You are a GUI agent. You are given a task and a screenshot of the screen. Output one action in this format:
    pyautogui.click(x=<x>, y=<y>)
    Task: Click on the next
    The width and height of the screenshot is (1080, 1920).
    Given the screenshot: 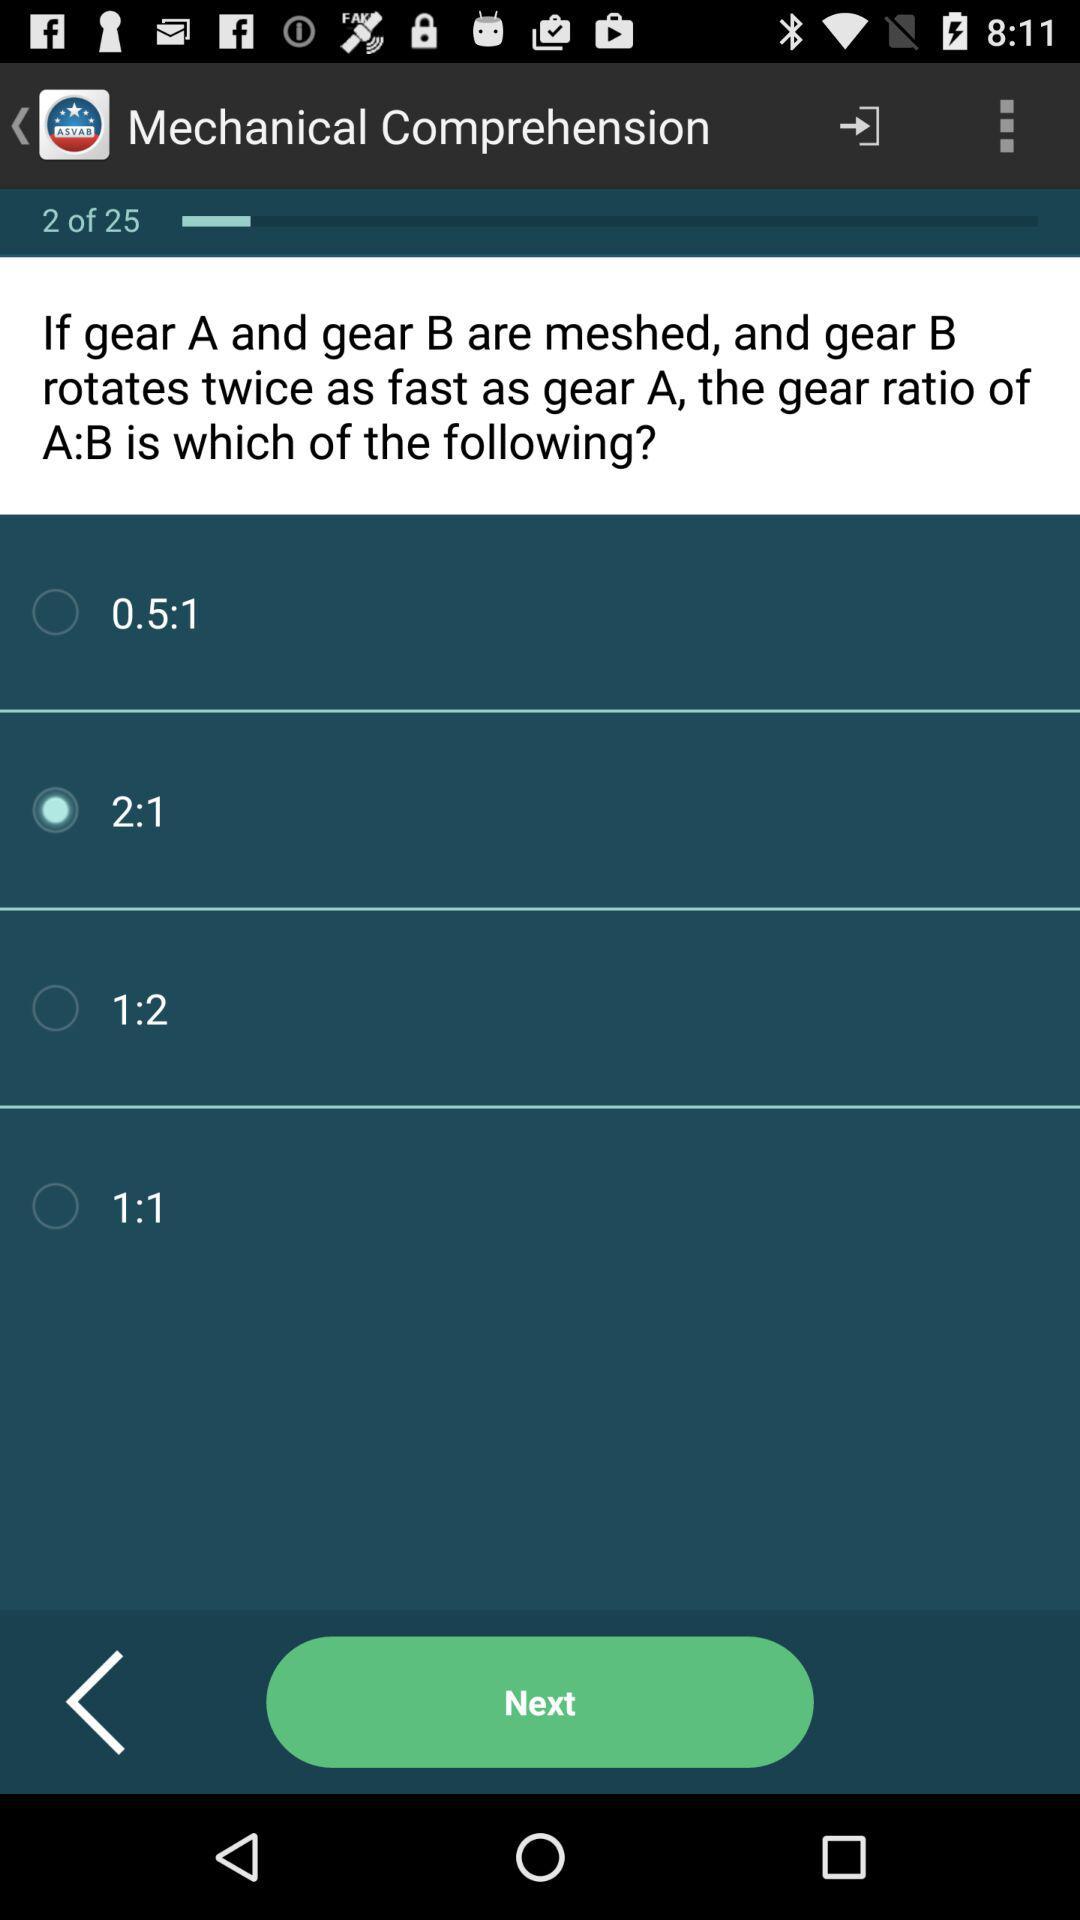 What is the action you would take?
    pyautogui.click(x=540, y=1701)
    